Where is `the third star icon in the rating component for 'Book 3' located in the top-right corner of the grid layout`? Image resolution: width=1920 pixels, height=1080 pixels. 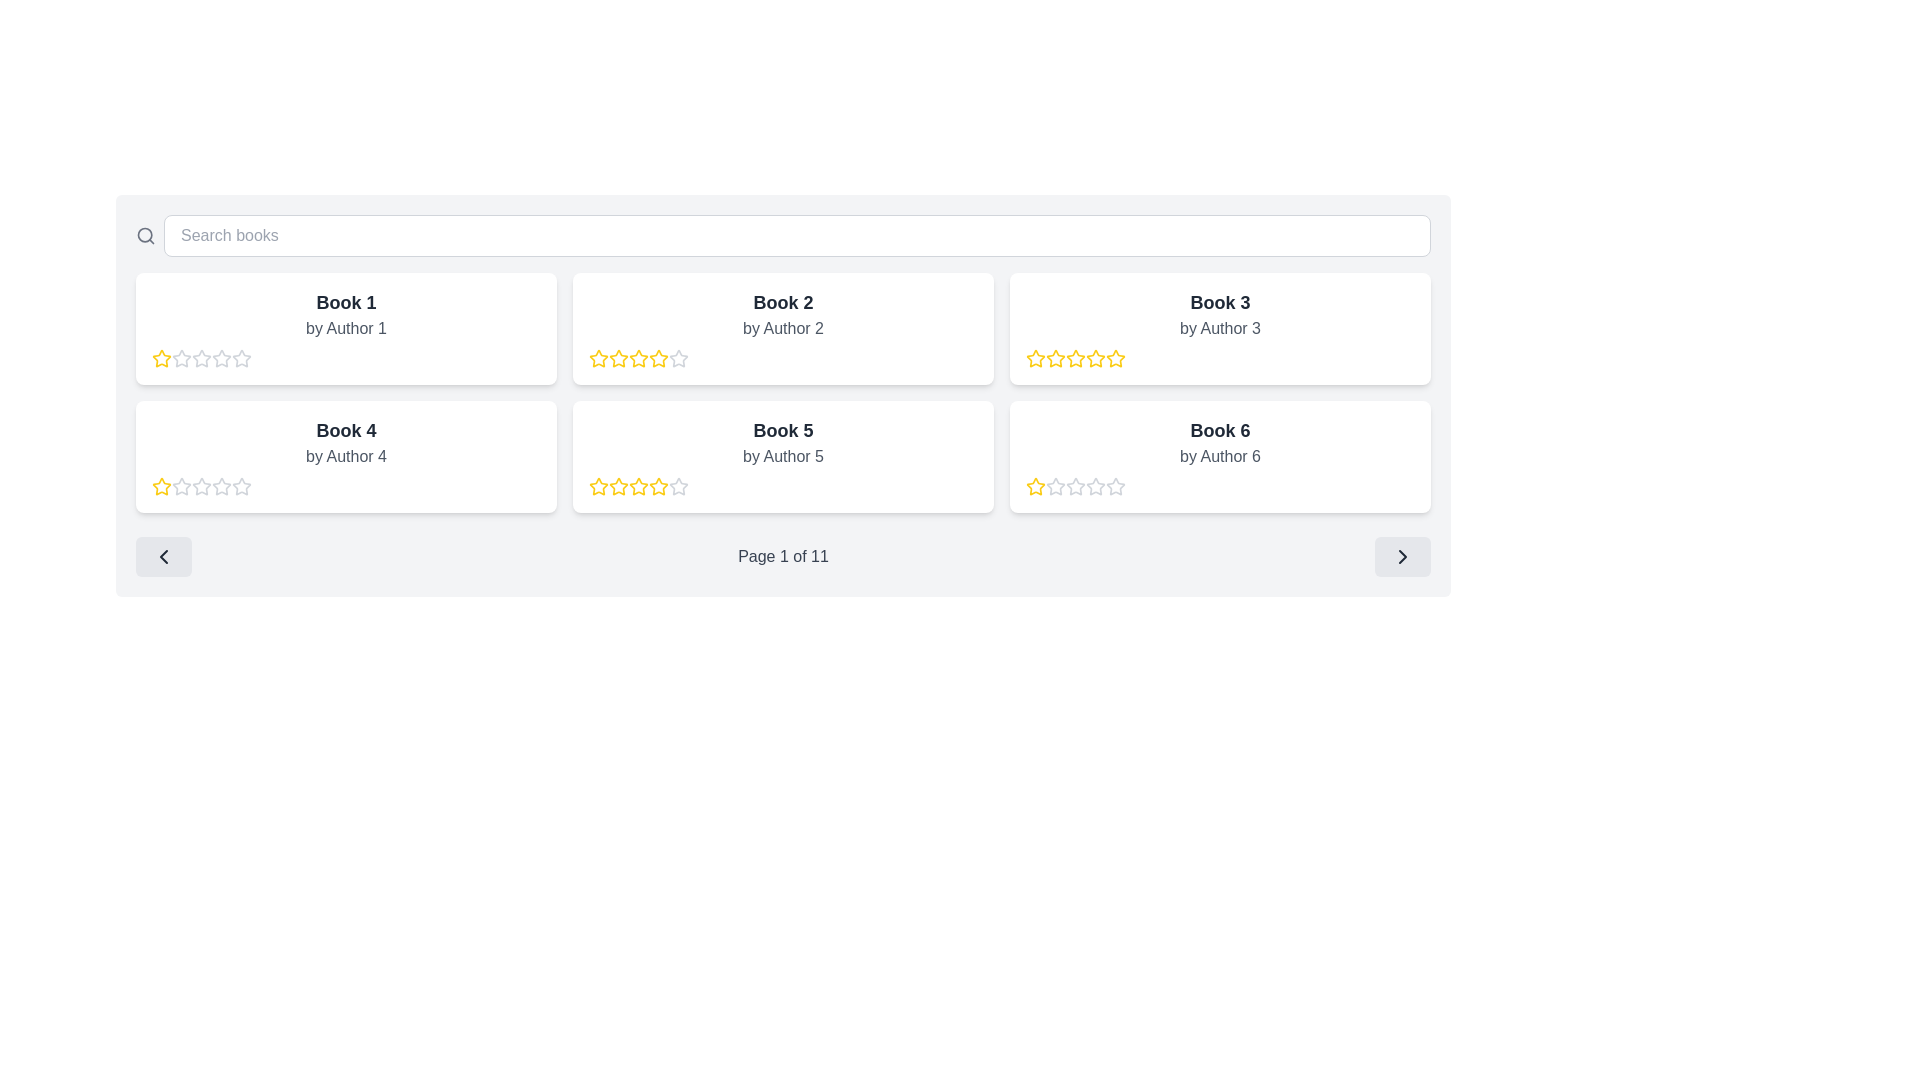
the third star icon in the rating component for 'Book 3' located in the top-right corner of the grid layout is located at coordinates (1055, 357).